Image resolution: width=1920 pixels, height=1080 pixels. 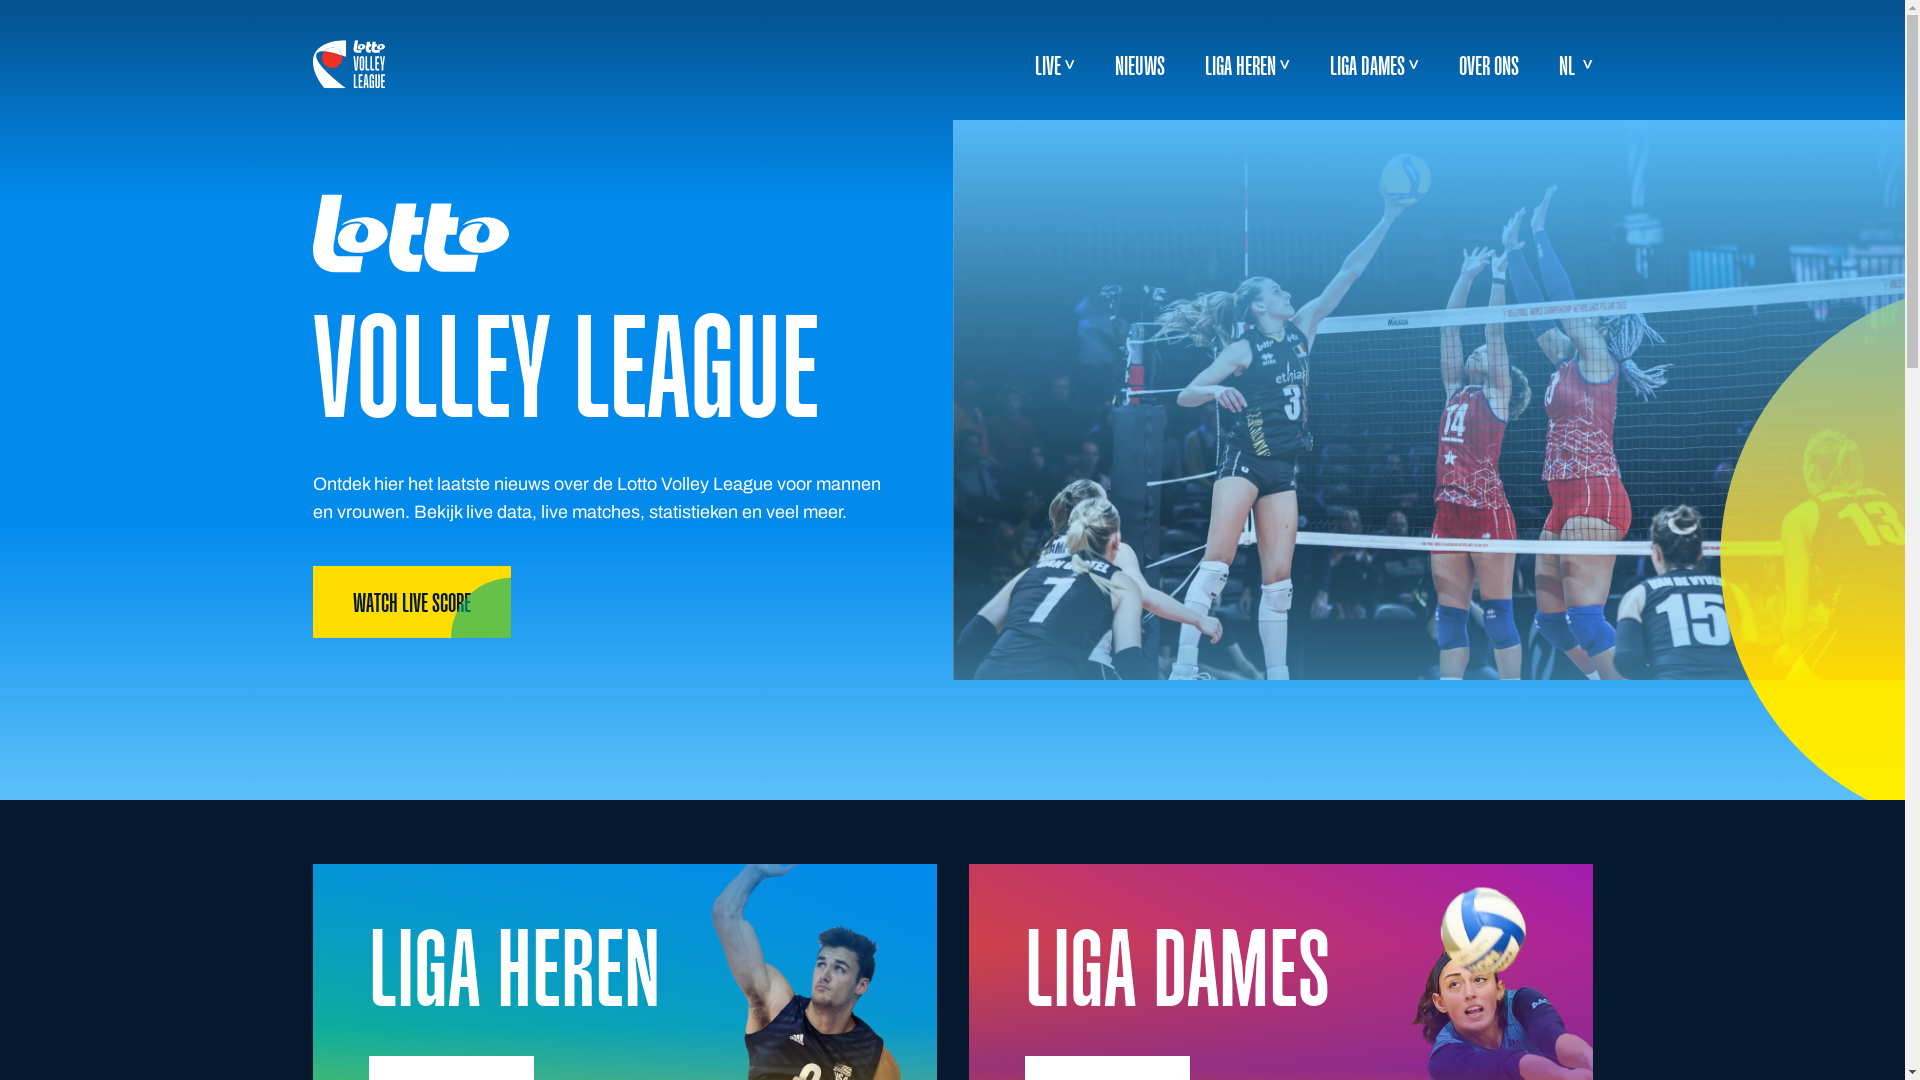 What do you see at coordinates (410, 600) in the screenshot?
I see `'WATCH LIVE SCORE'` at bounding box center [410, 600].